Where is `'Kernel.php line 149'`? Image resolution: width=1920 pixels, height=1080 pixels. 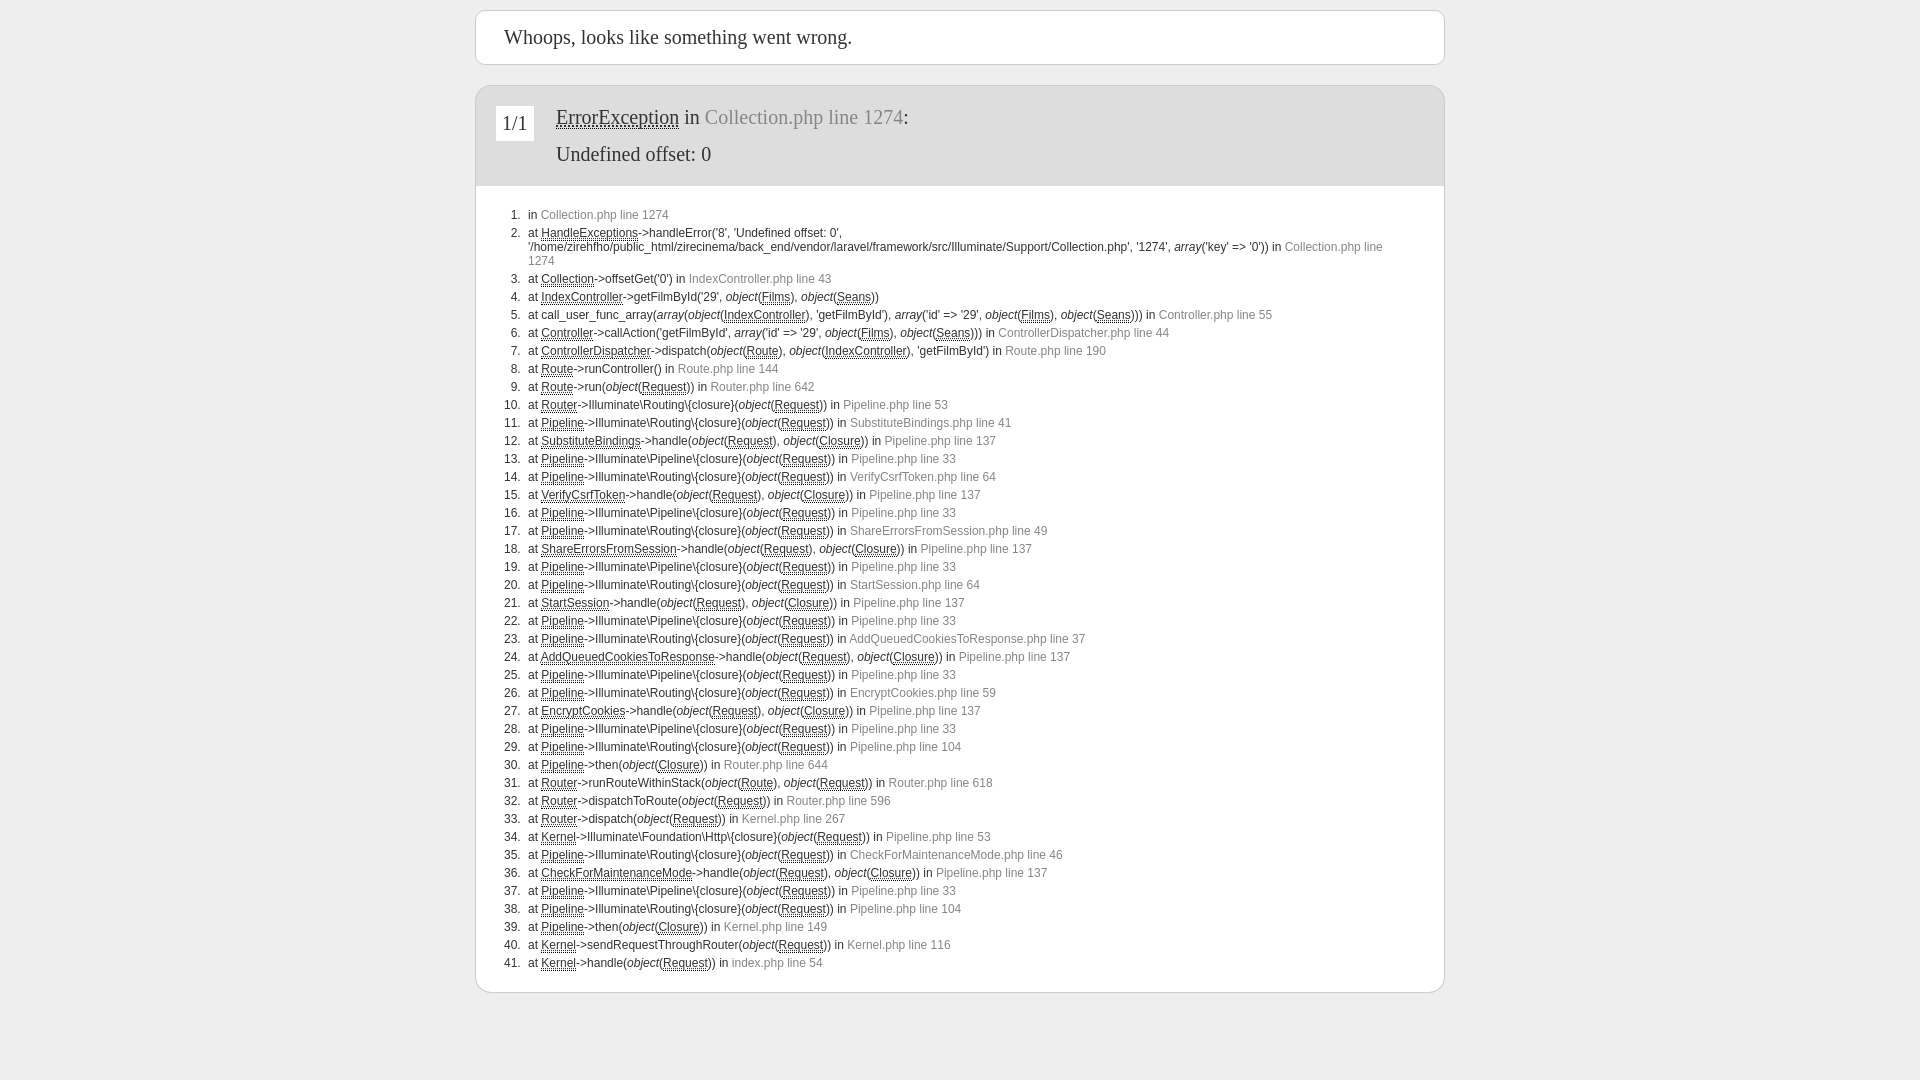
'Kernel.php line 149' is located at coordinates (723, 926).